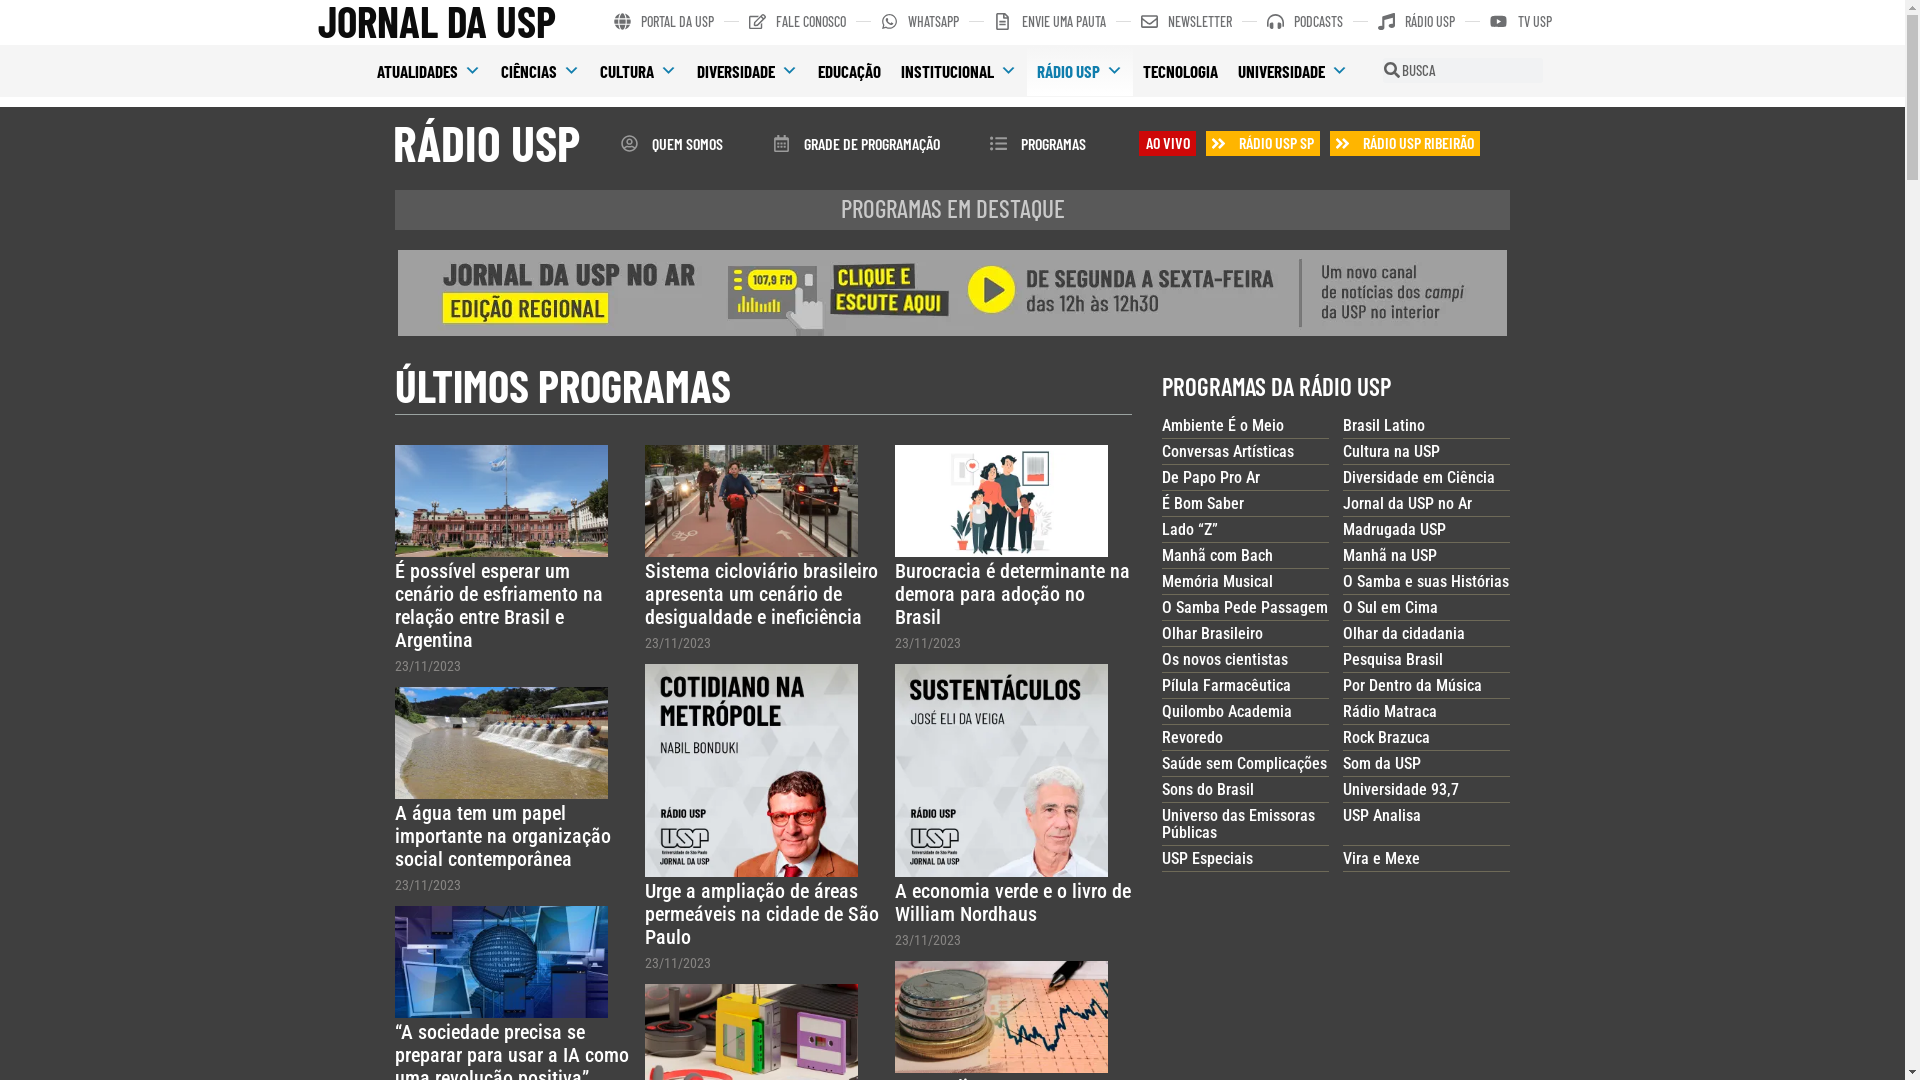 The width and height of the screenshot is (1920, 1080). Describe the element at coordinates (746, 69) in the screenshot. I see `'DIVERSIDADE'` at that location.